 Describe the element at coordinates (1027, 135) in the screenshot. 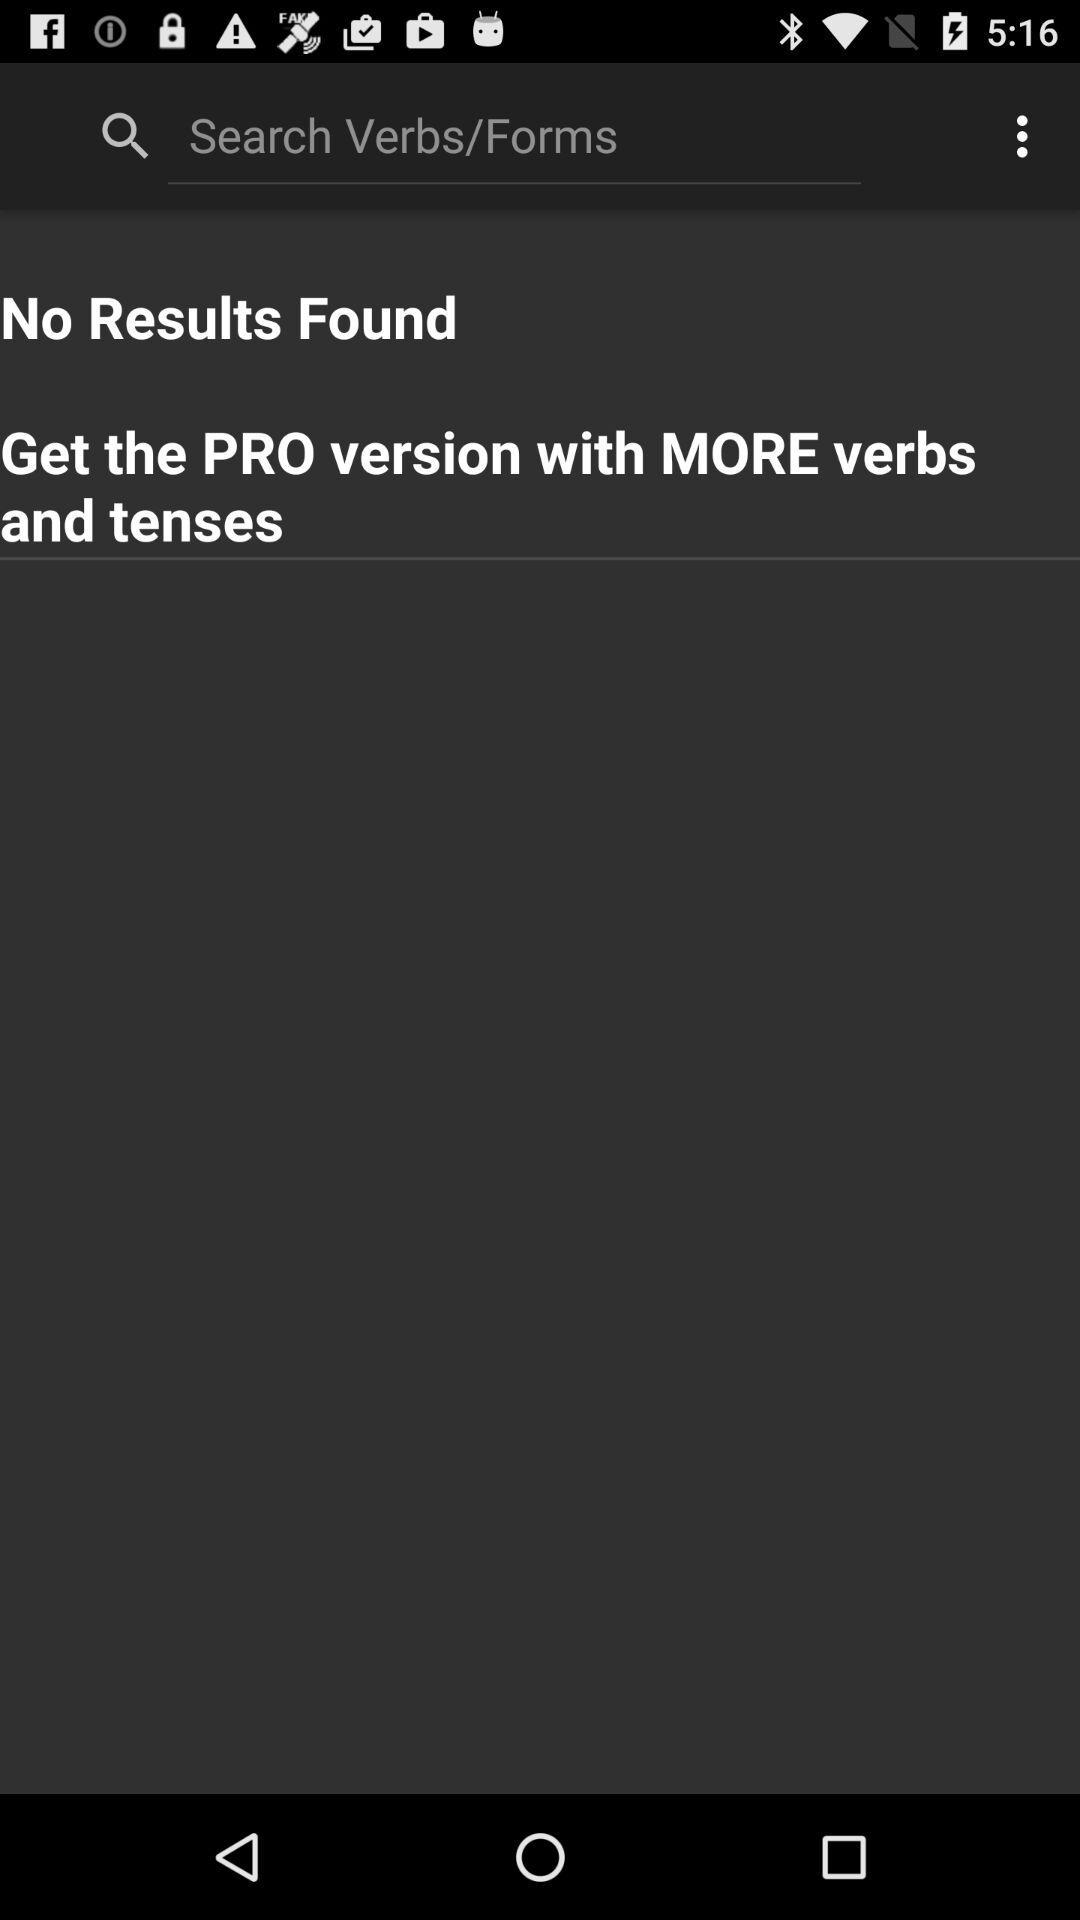

I see `app above no results found icon` at that location.